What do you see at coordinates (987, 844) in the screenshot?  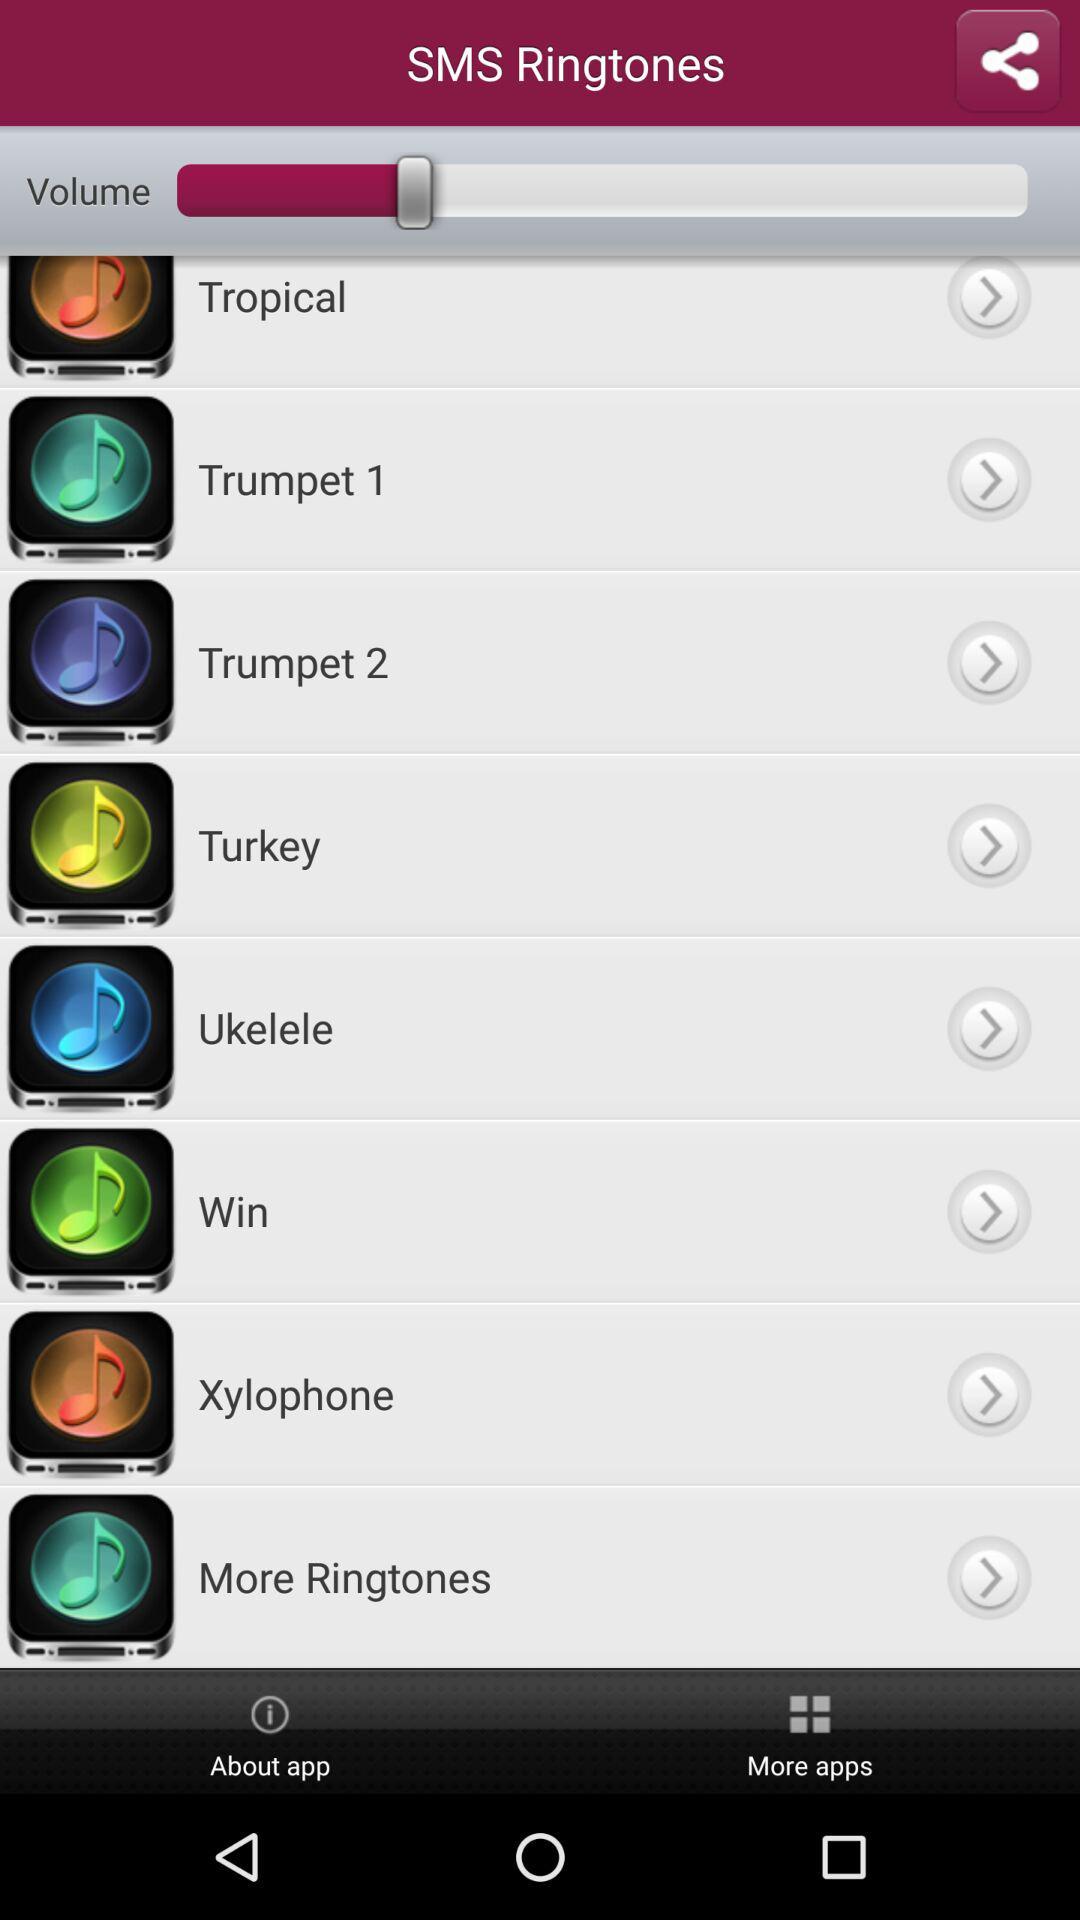 I see `play` at bounding box center [987, 844].